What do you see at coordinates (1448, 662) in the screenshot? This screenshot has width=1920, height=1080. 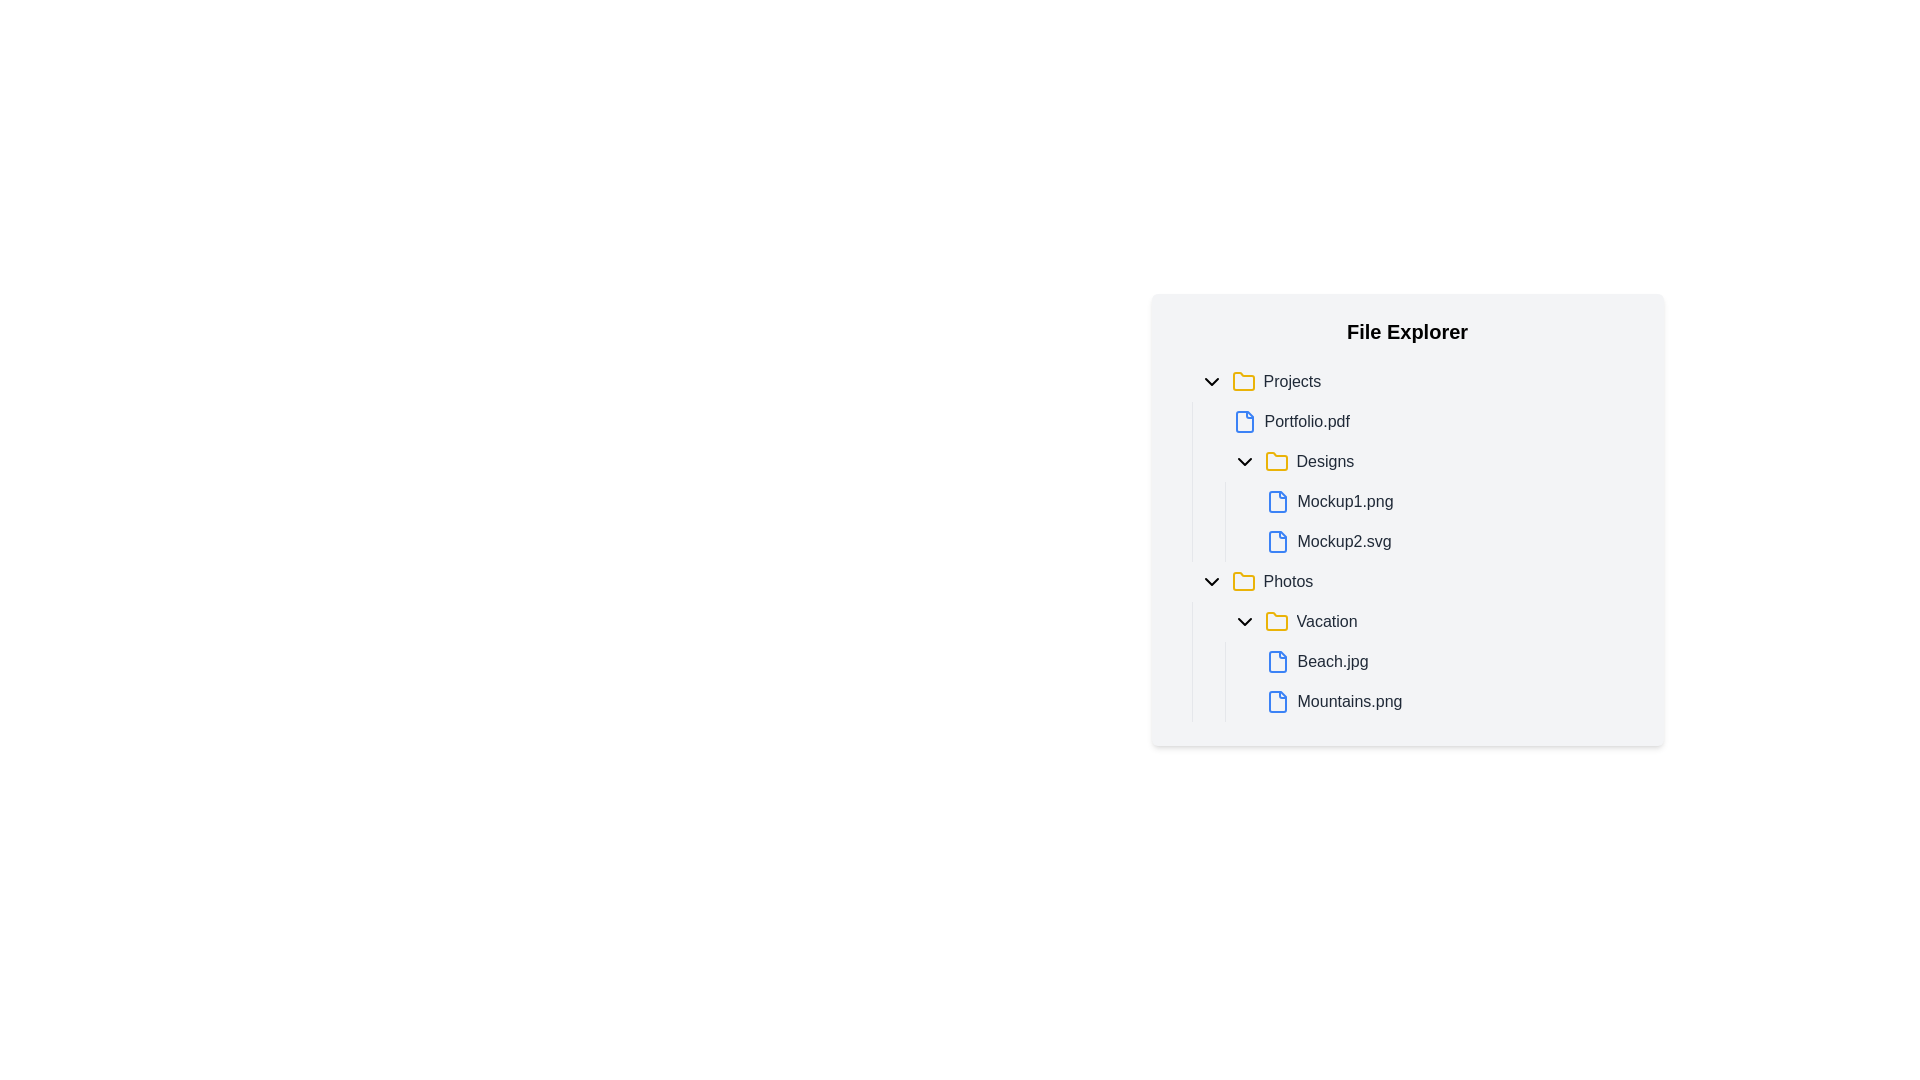 I see `the file labeled 'Beach.jpg' in the file list under the 'Vacation' folder` at bounding box center [1448, 662].